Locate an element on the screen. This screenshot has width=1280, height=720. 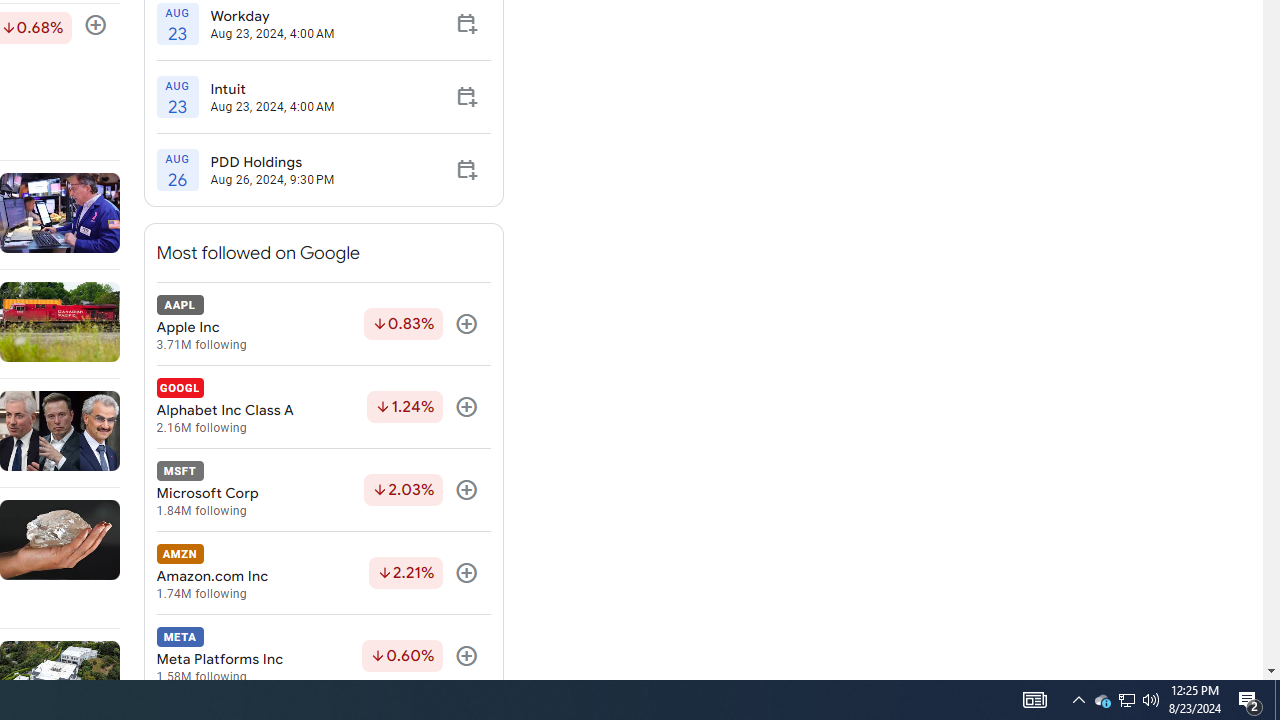
'MSFT Microsoft Corp 1.84M following Down by 2.03% Follow' is located at coordinates (323, 490).